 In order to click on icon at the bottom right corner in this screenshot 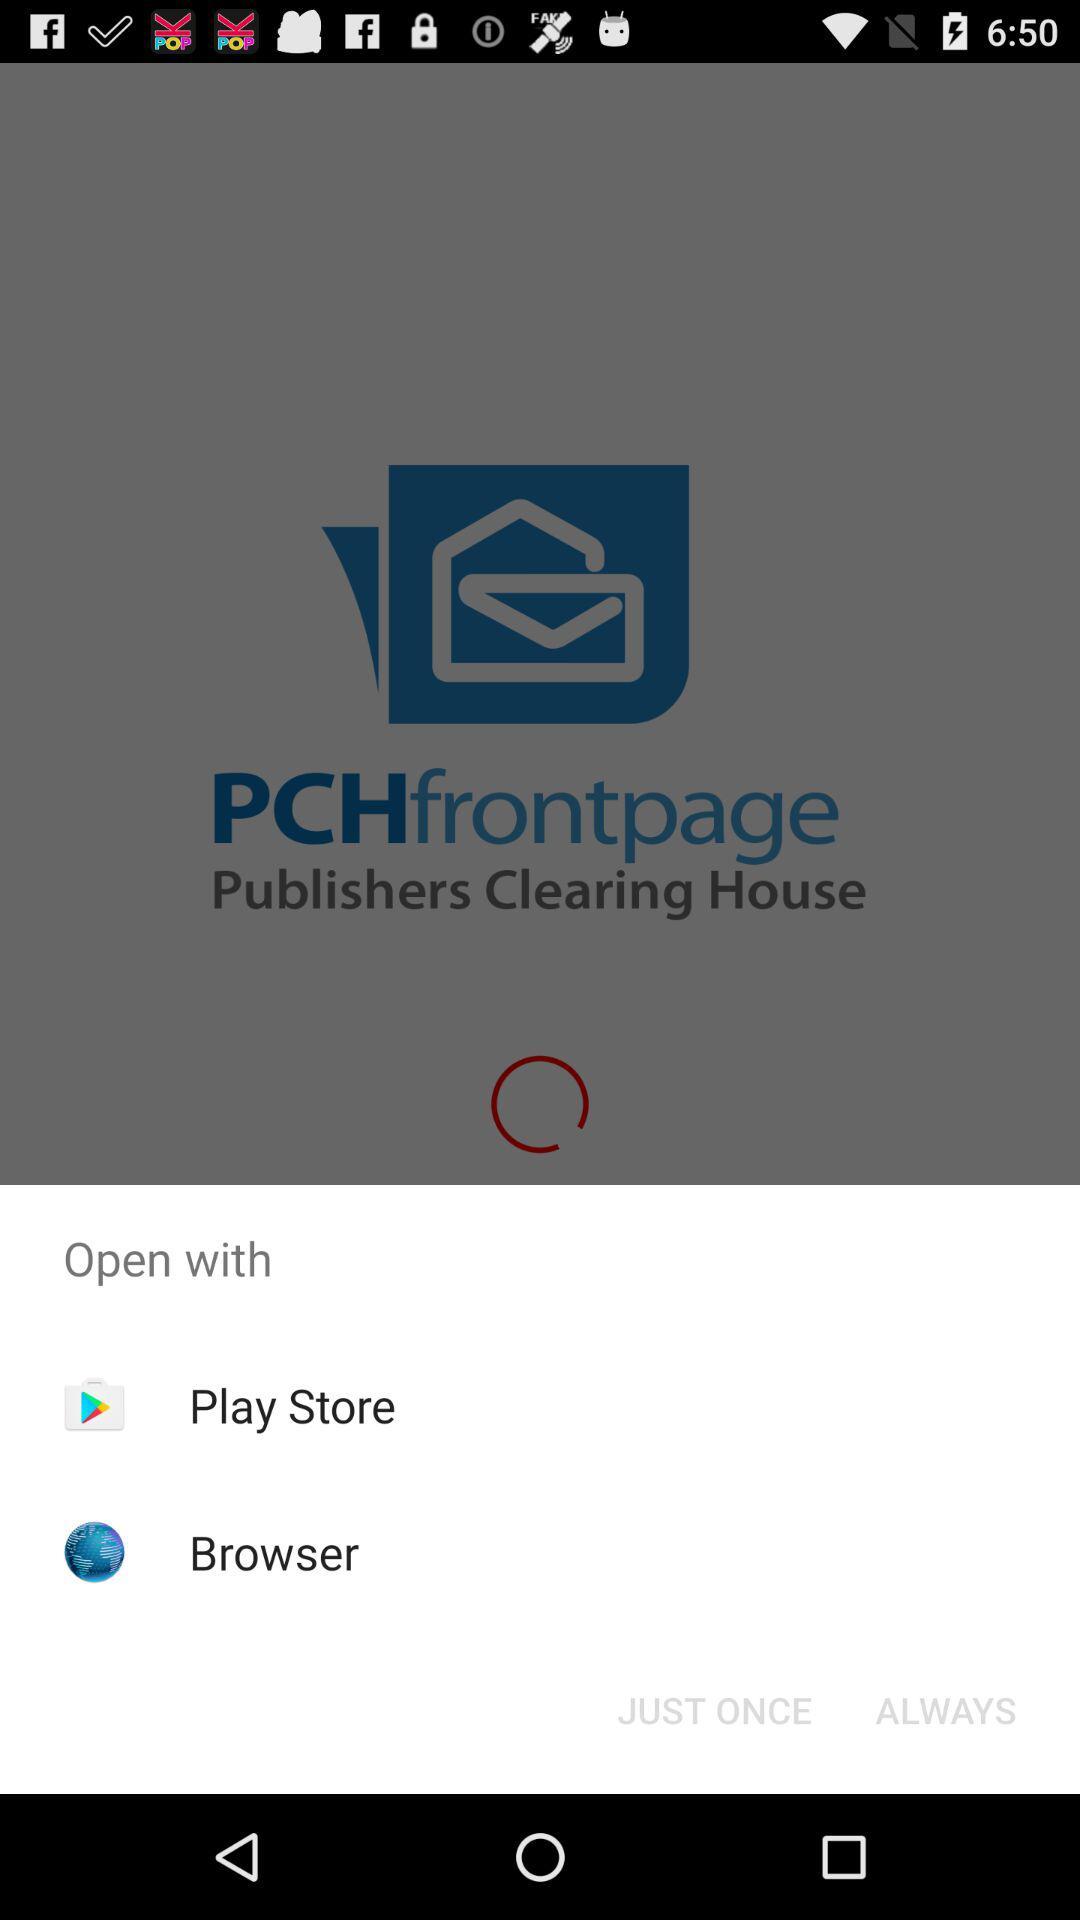, I will do `click(945, 1708)`.